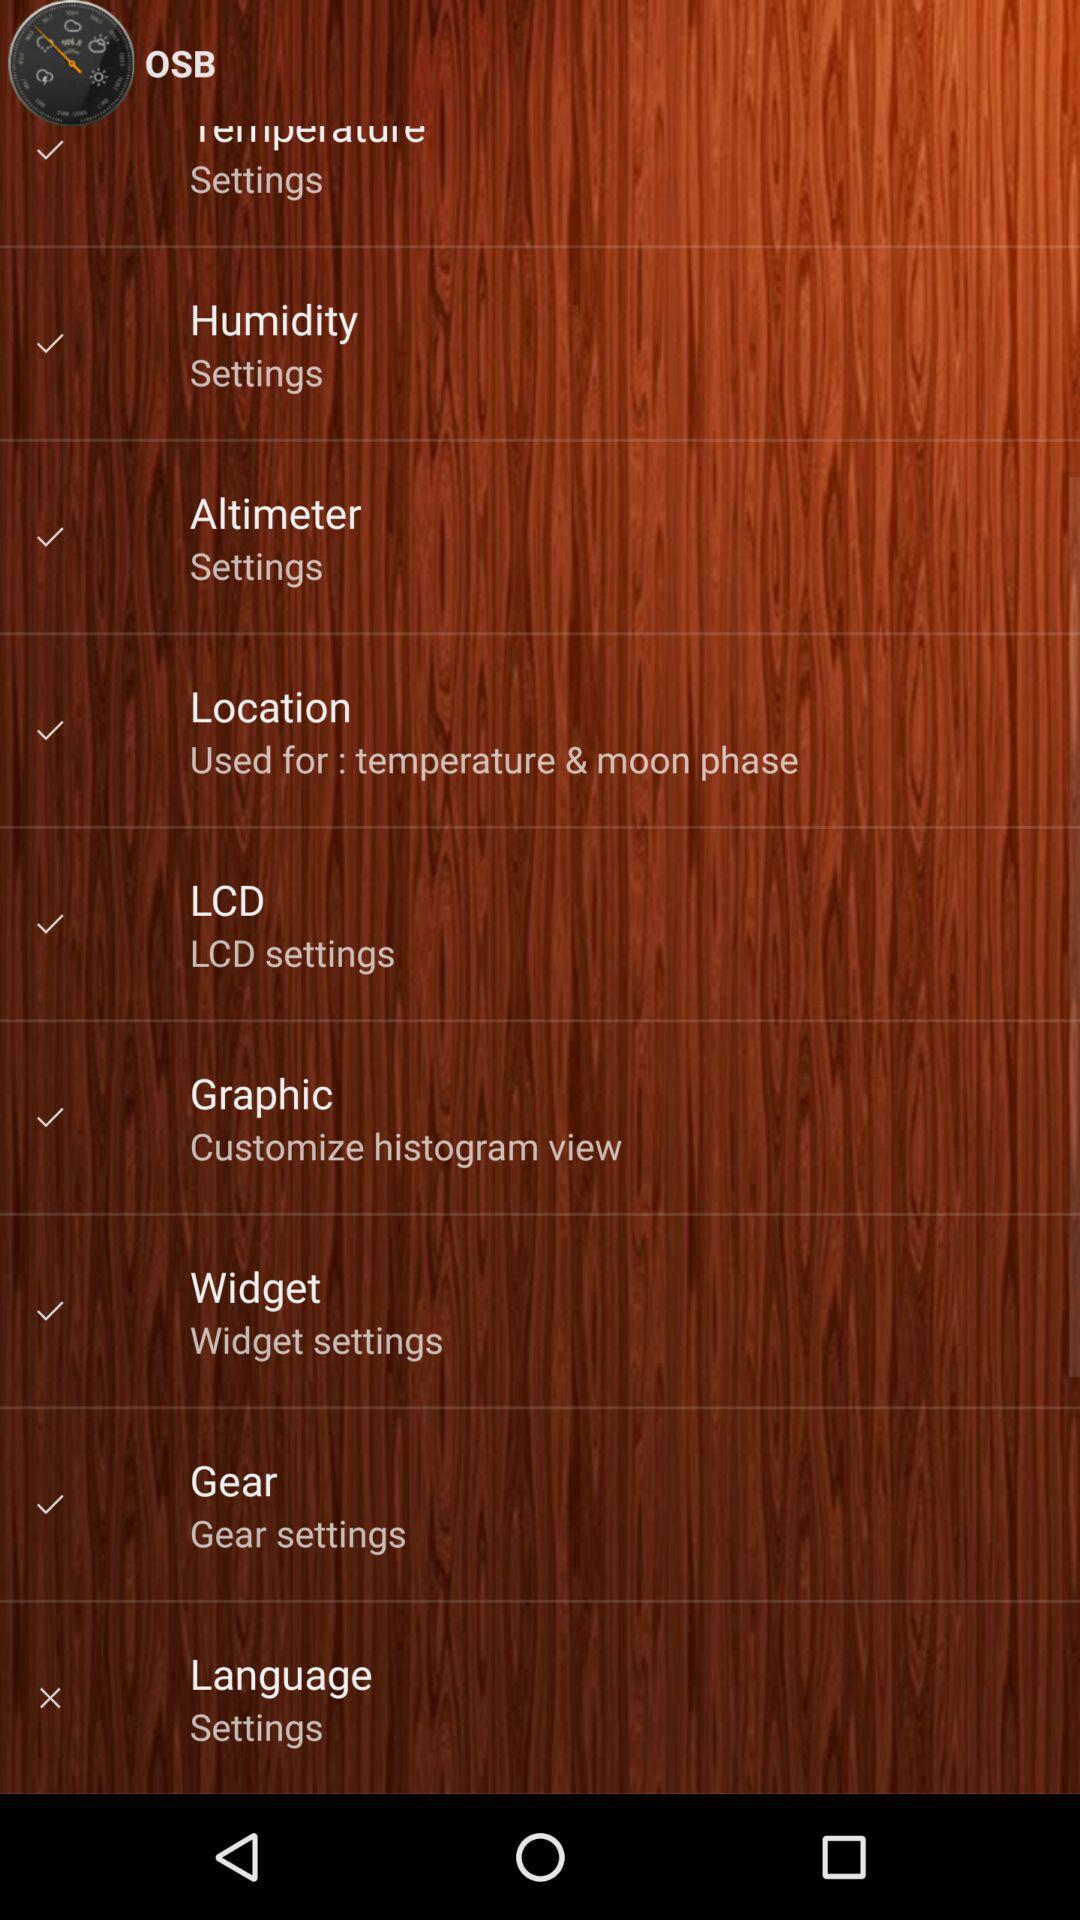 This screenshot has width=1080, height=1920. What do you see at coordinates (298, 1531) in the screenshot?
I see `the icon above language app` at bounding box center [298, 1531].